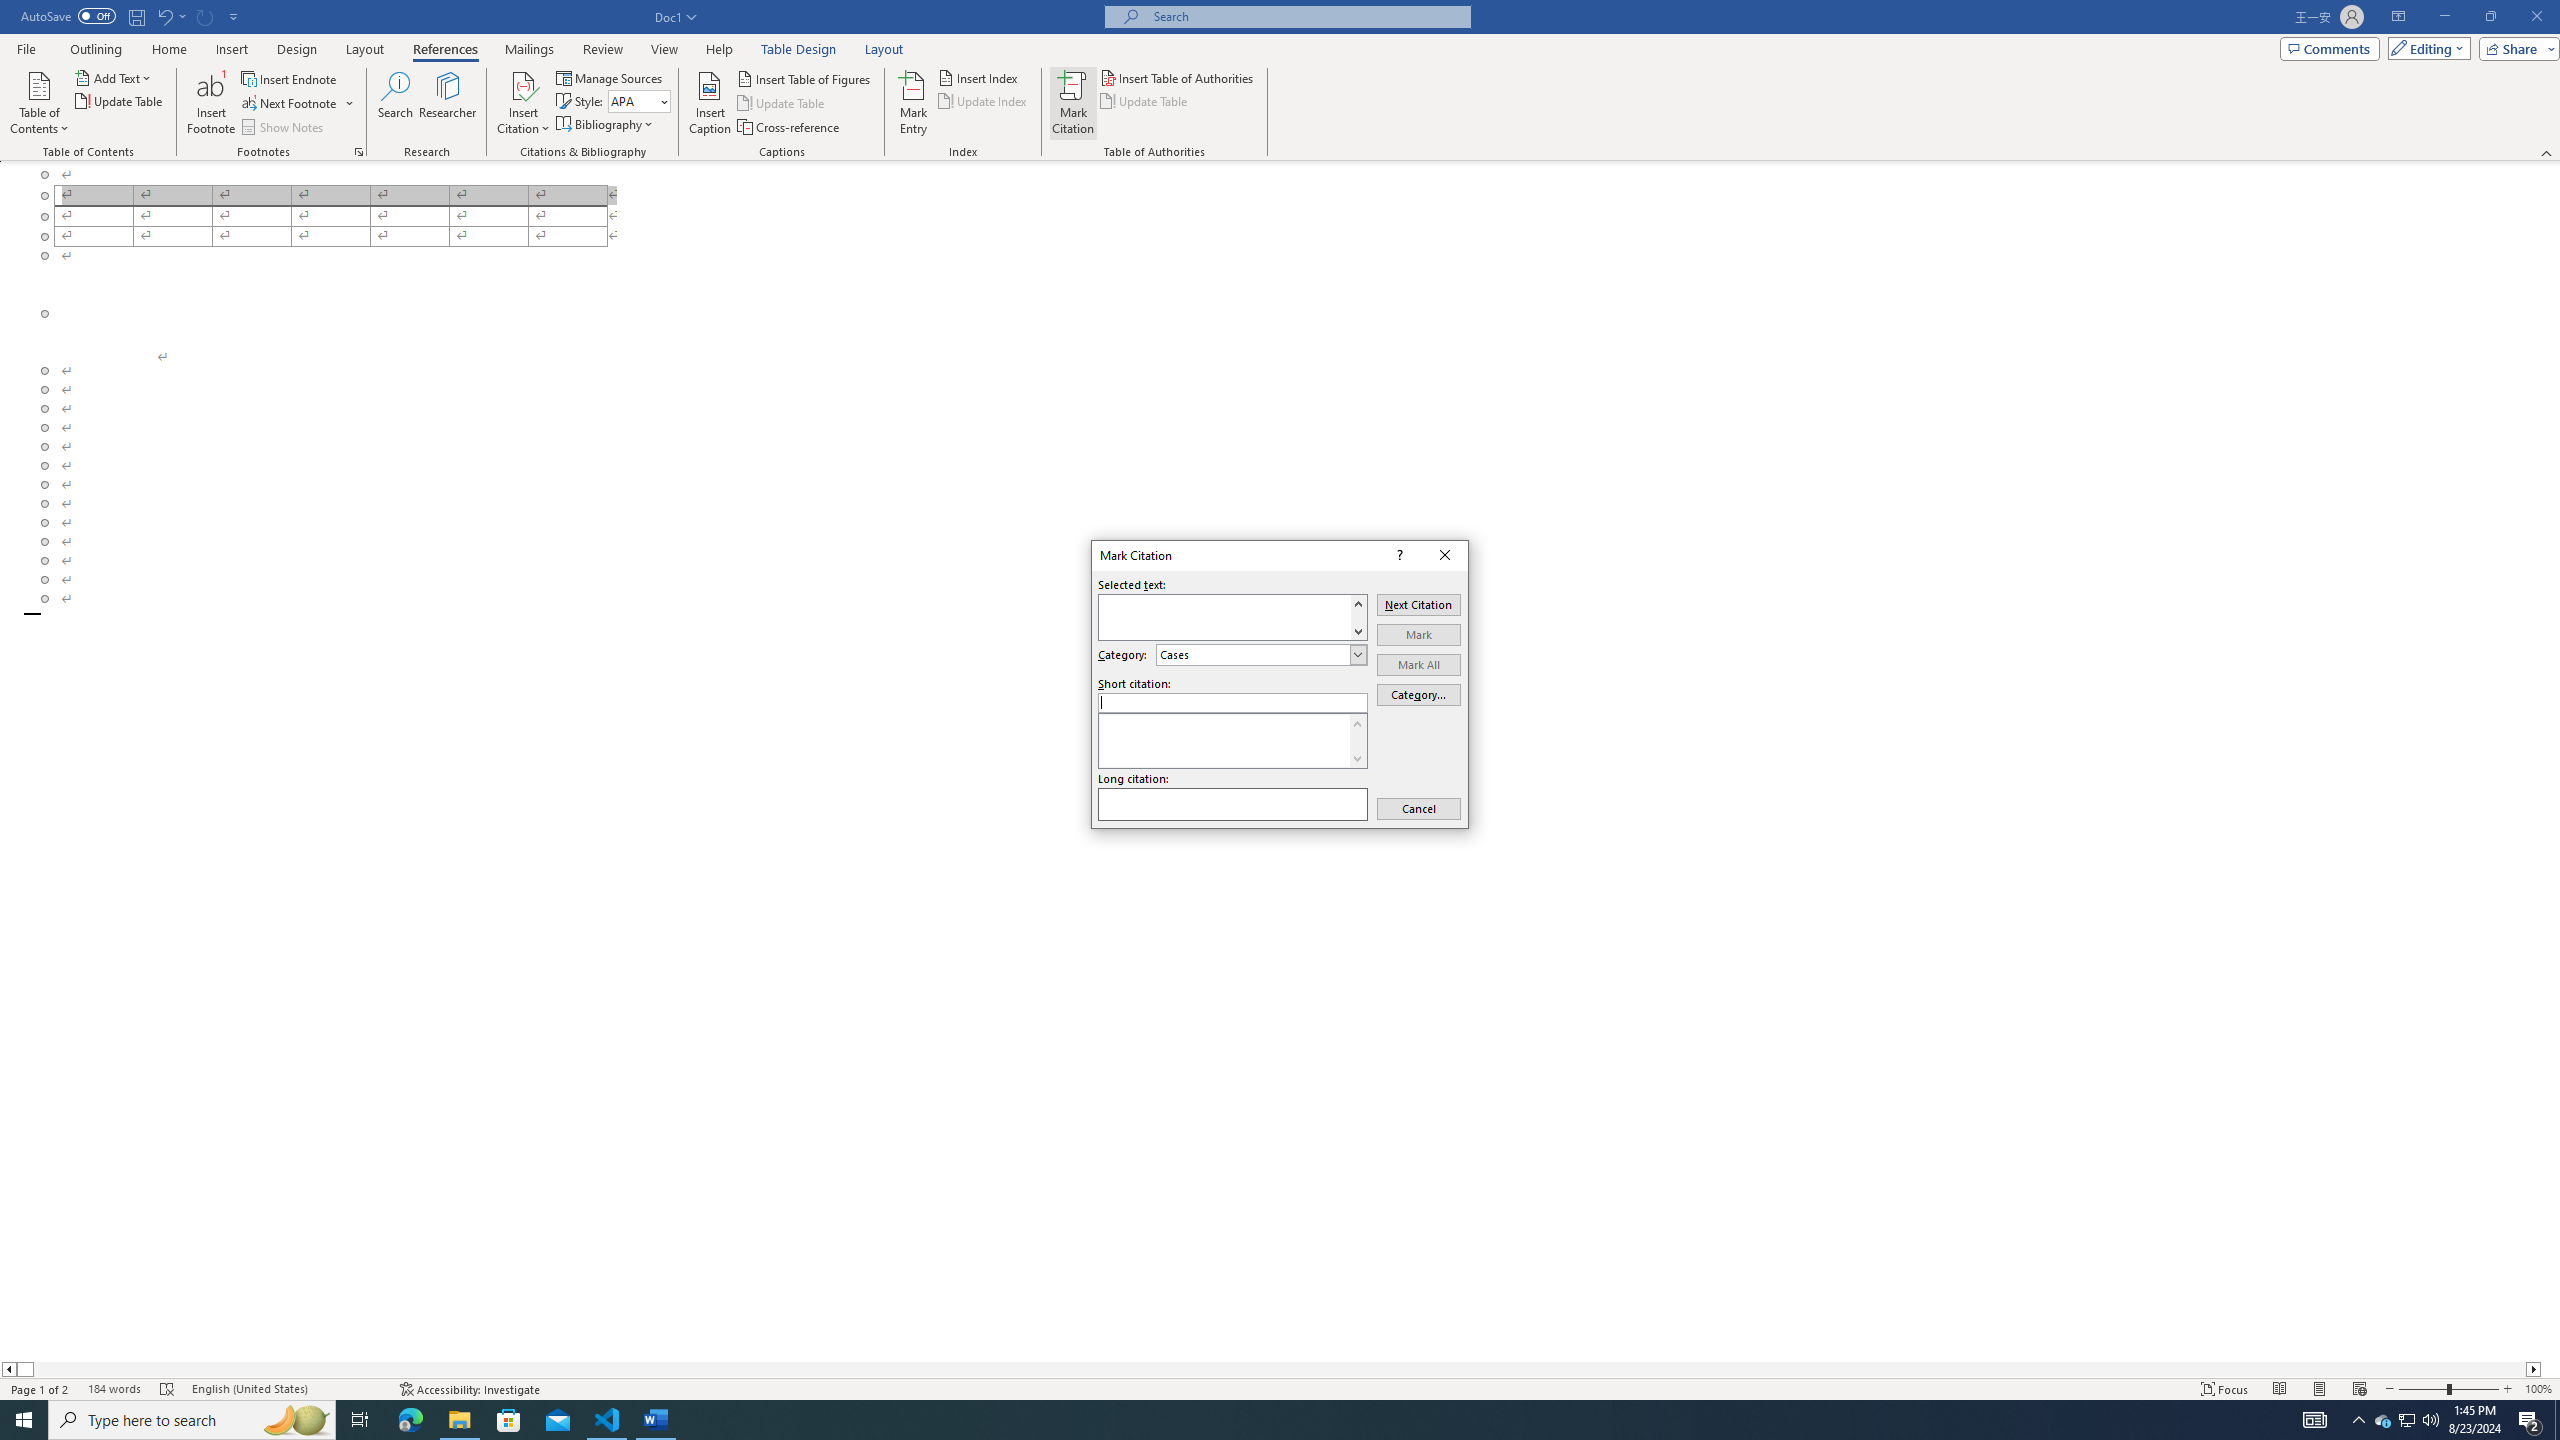  I want to click on 'Line down', so click(1357, 758).